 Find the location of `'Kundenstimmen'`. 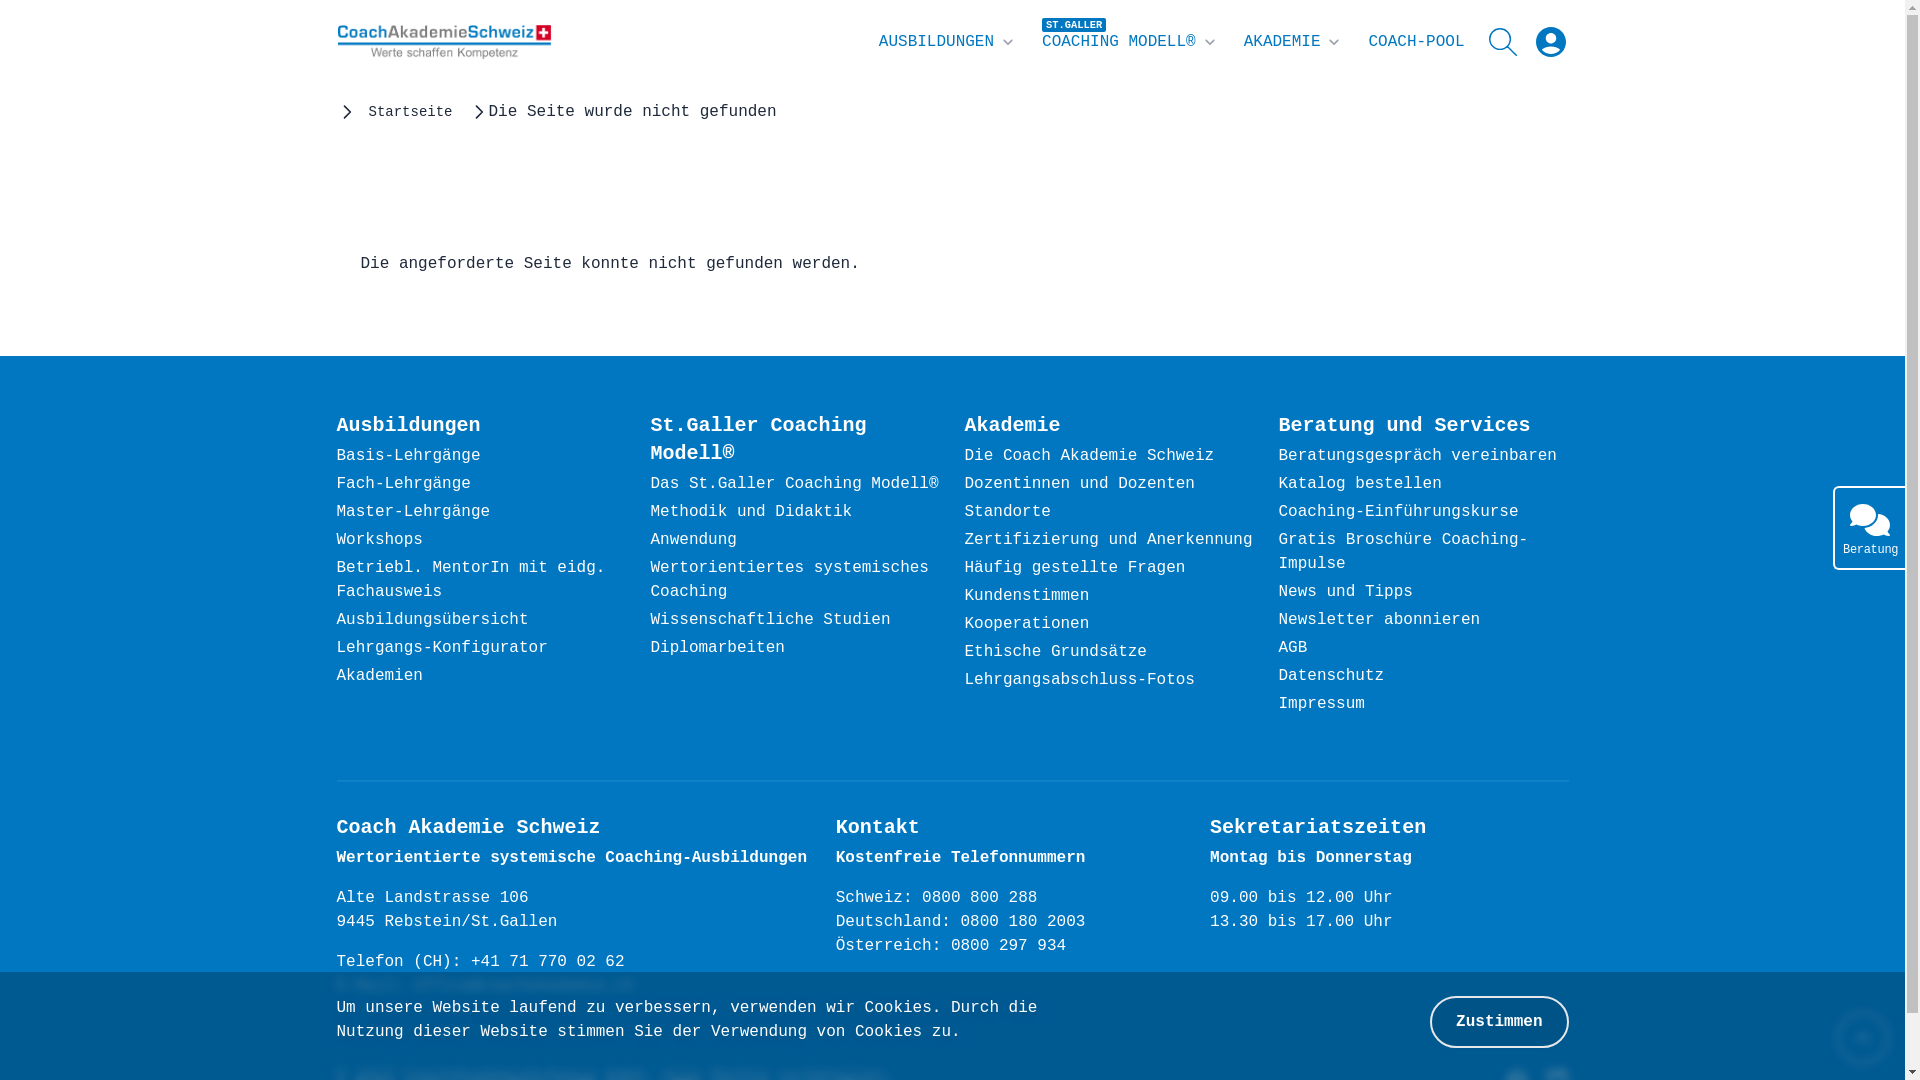

'Kundenstimmen' is located at coordinates (964, 596).